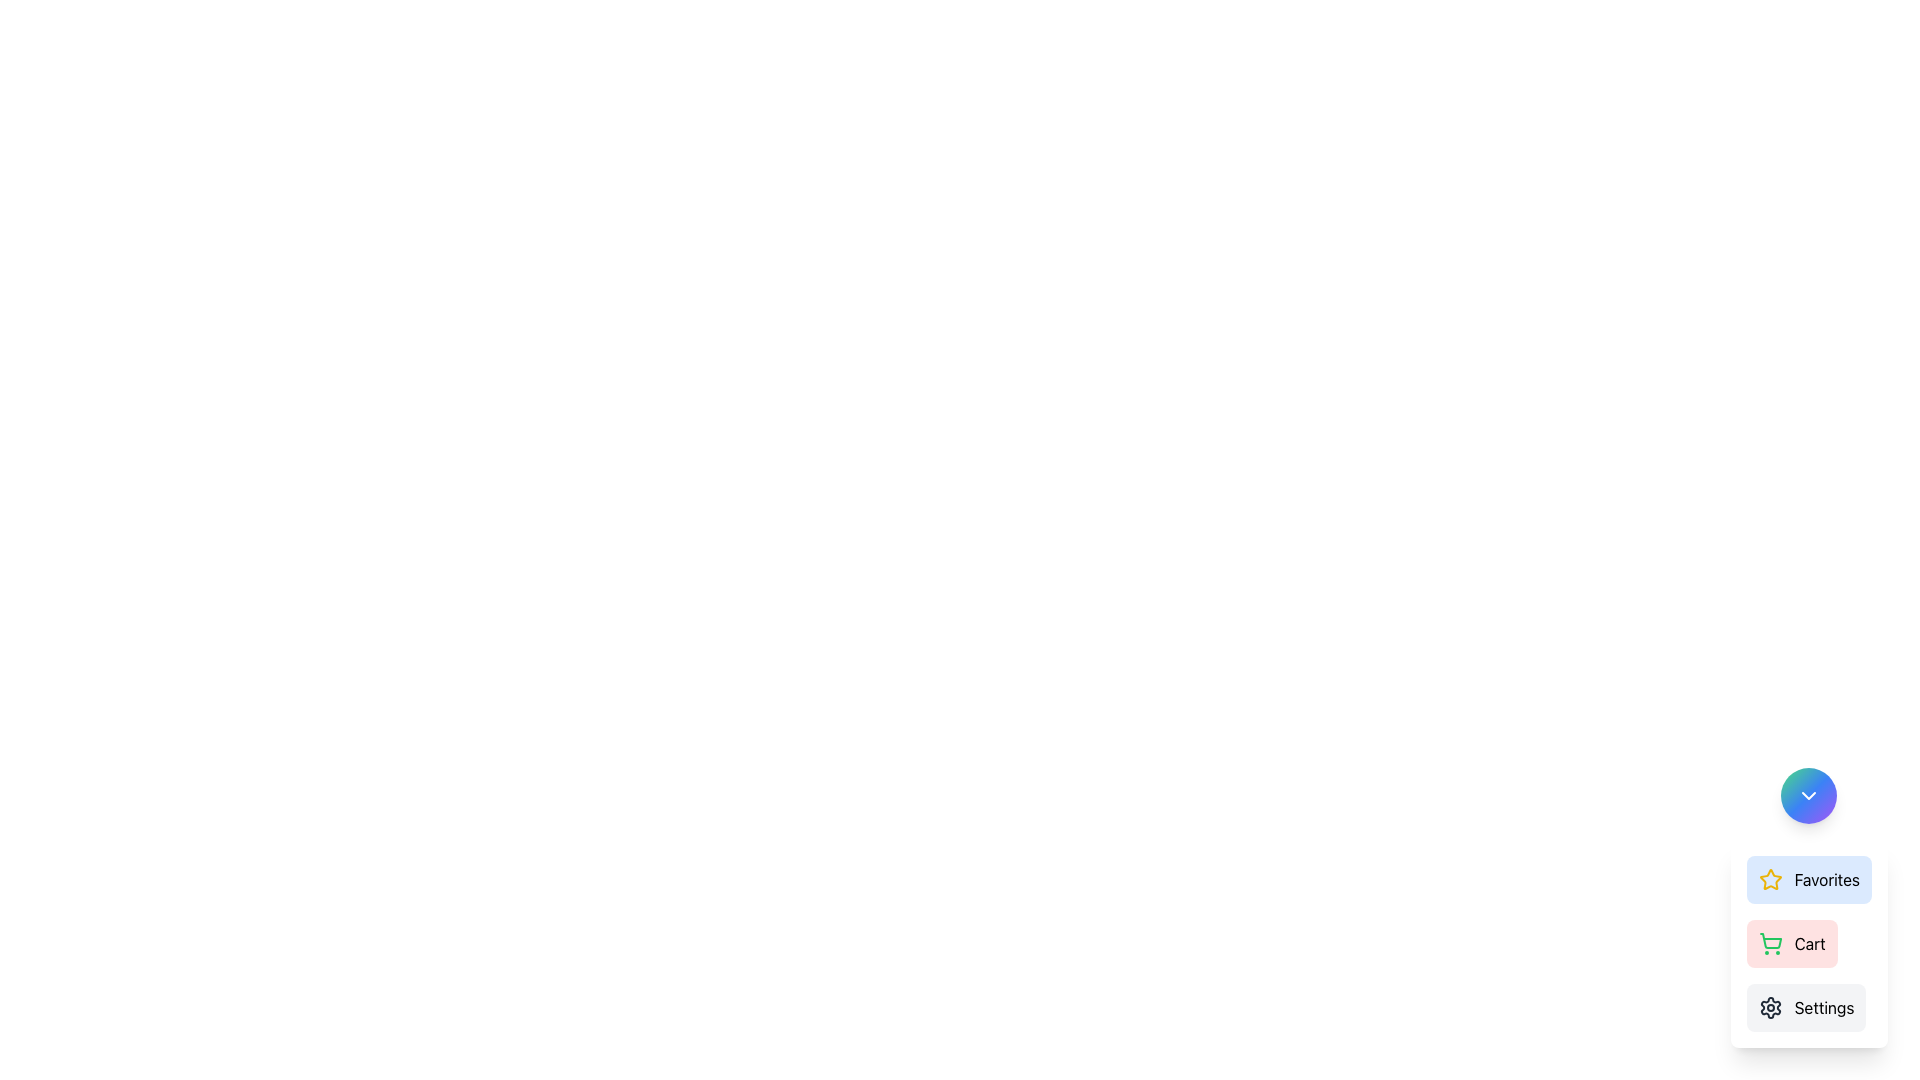 The height and width of the screenshot is (1080, 1920). I want to click on the red button labeled 'Cart' with a shopping cart icon, so click(1792, 944).